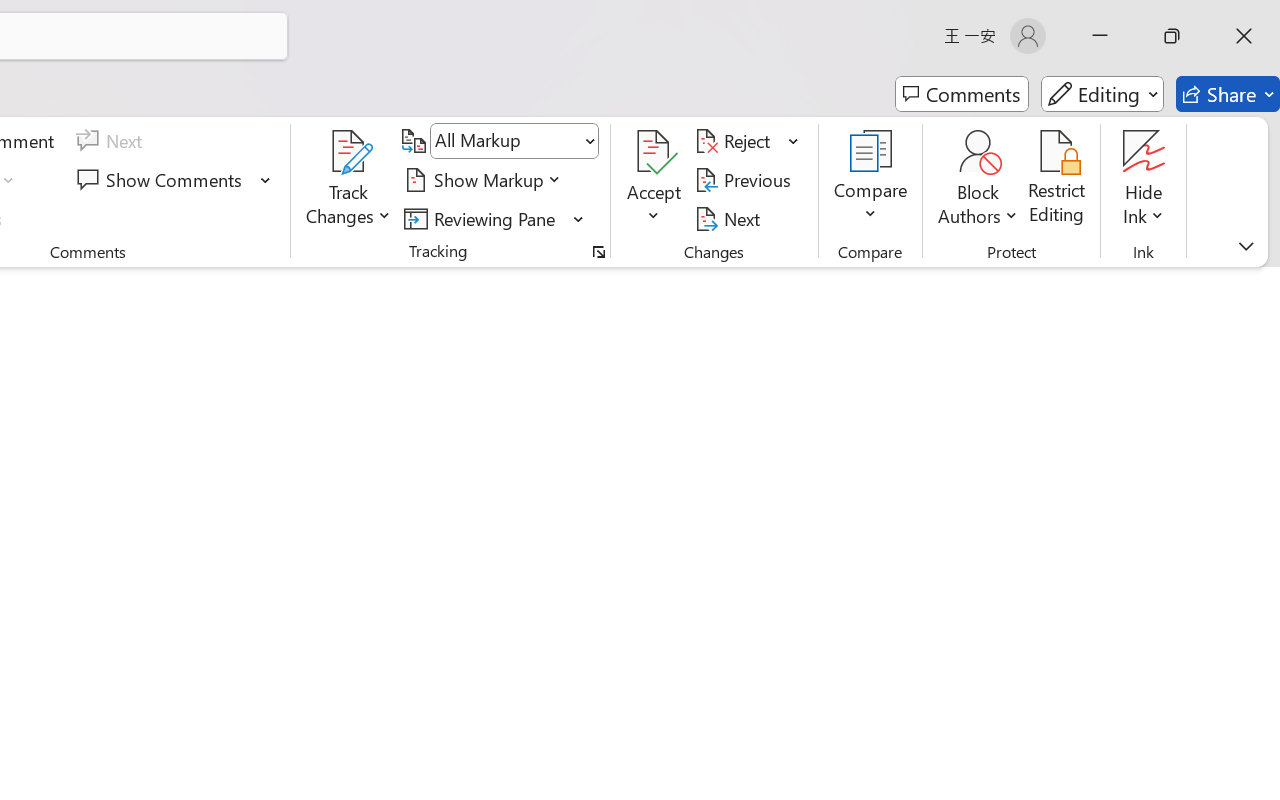 This screenshot has width=1280, height=800. Describe the element at coordinates (961, 94) in the screenshot. I see `'Comments'` at that location.